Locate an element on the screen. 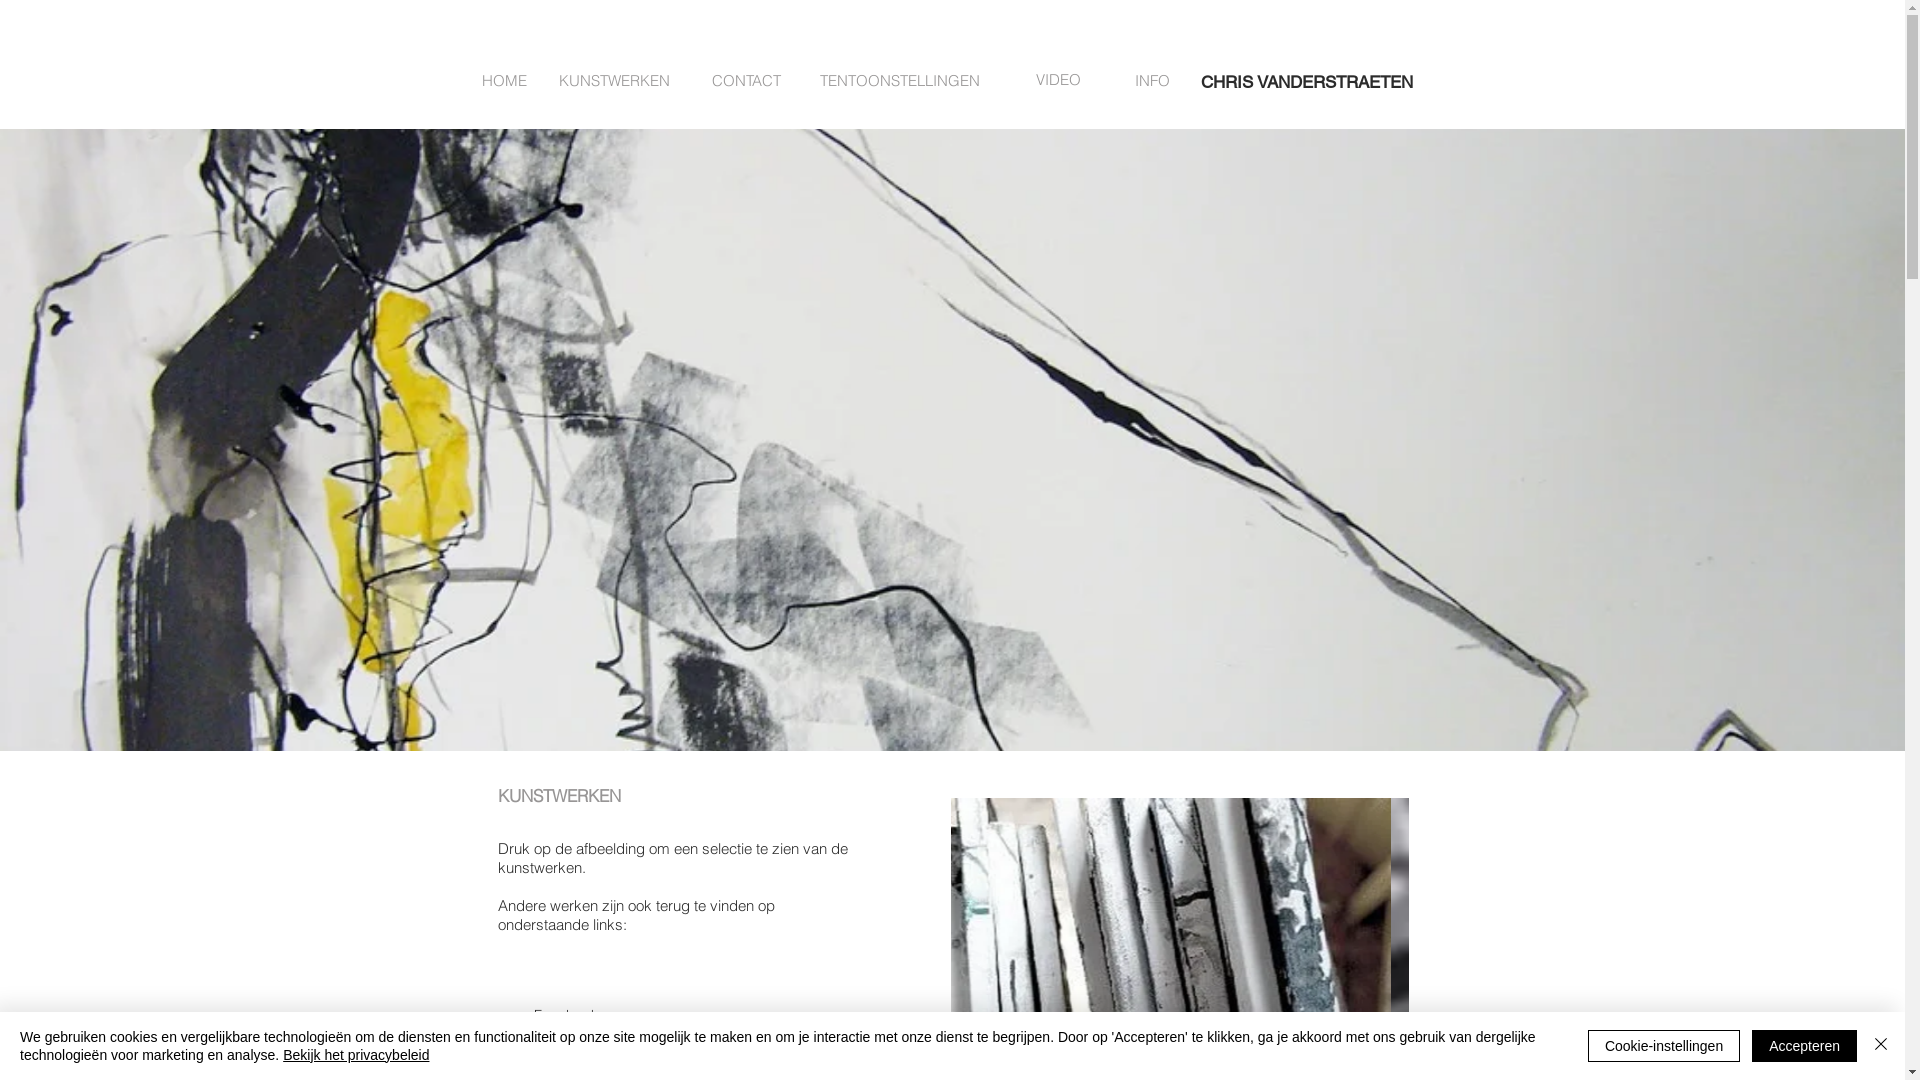 This screenshot has width=1920, height=1080. 'INFO' is located at coordinates (1152, 79).